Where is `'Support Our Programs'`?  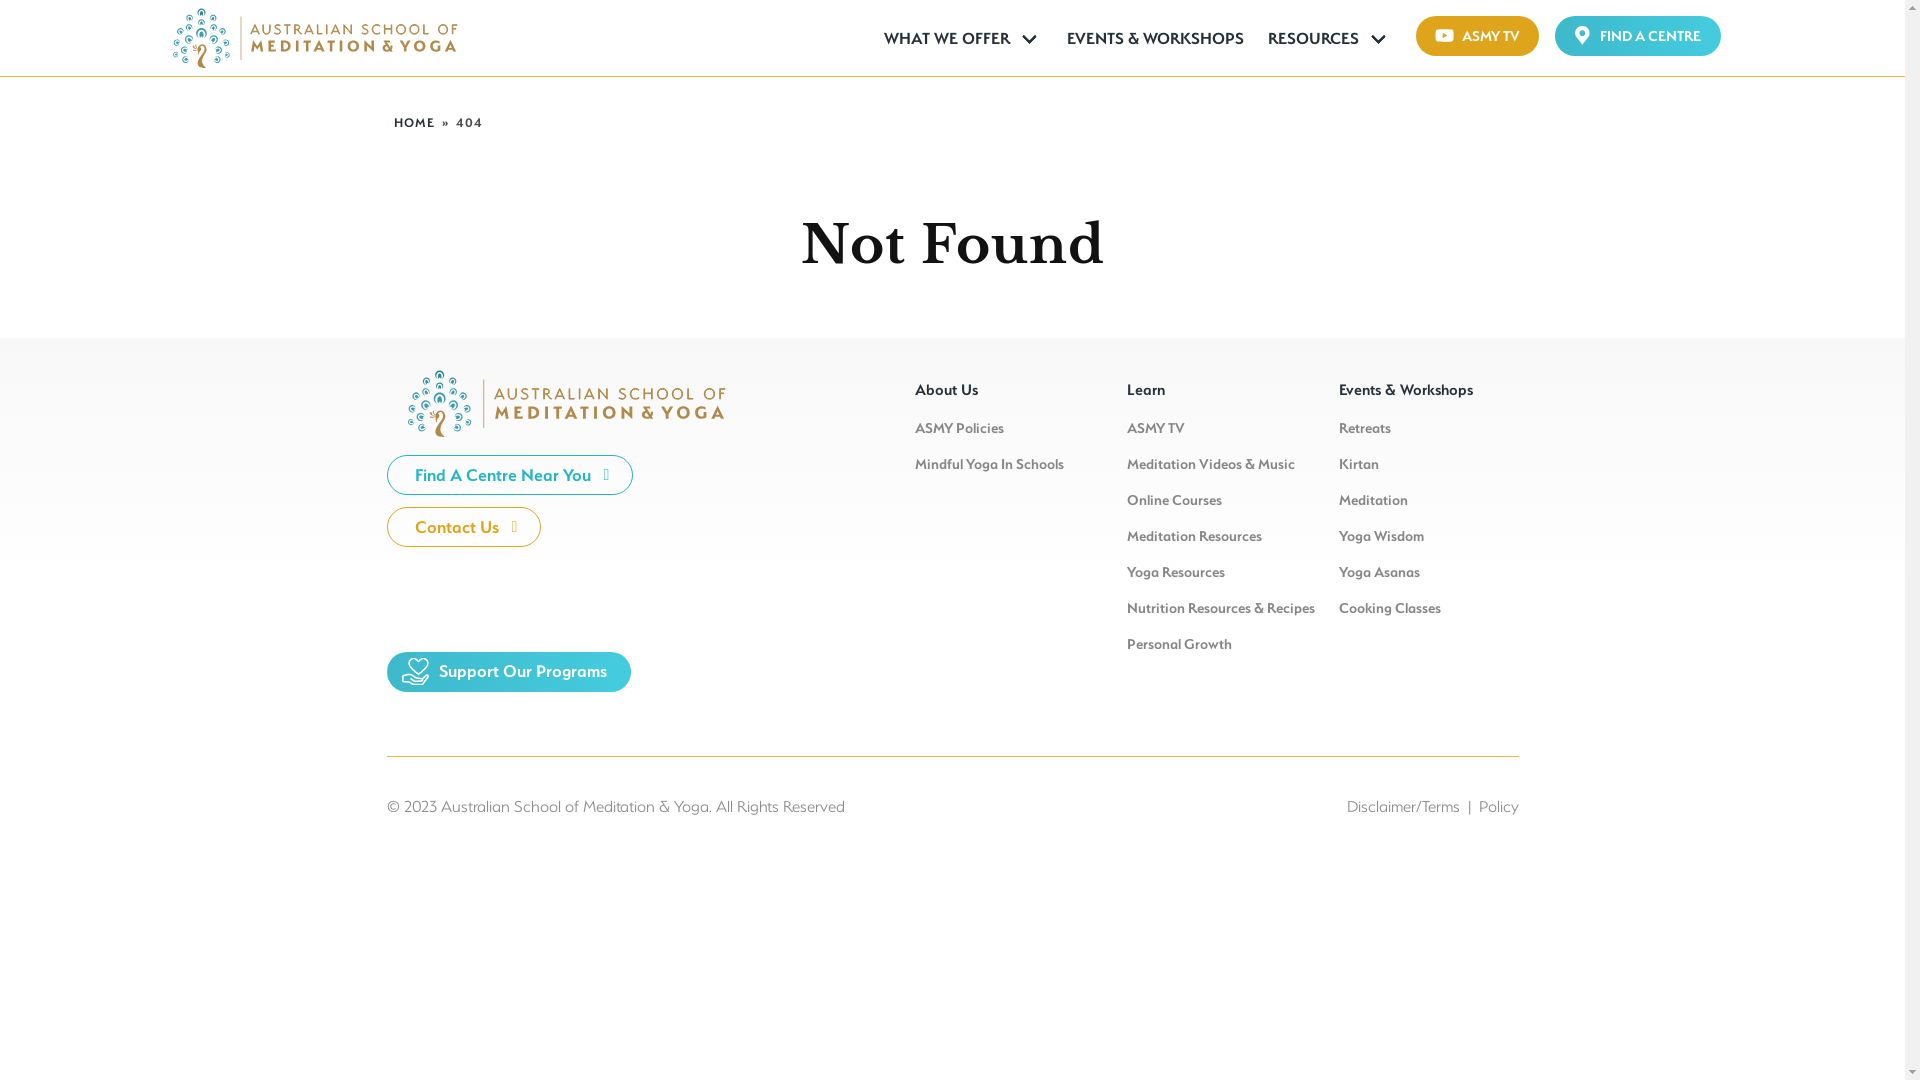
'Support Our Programs' is located at coordinates (508, 671).